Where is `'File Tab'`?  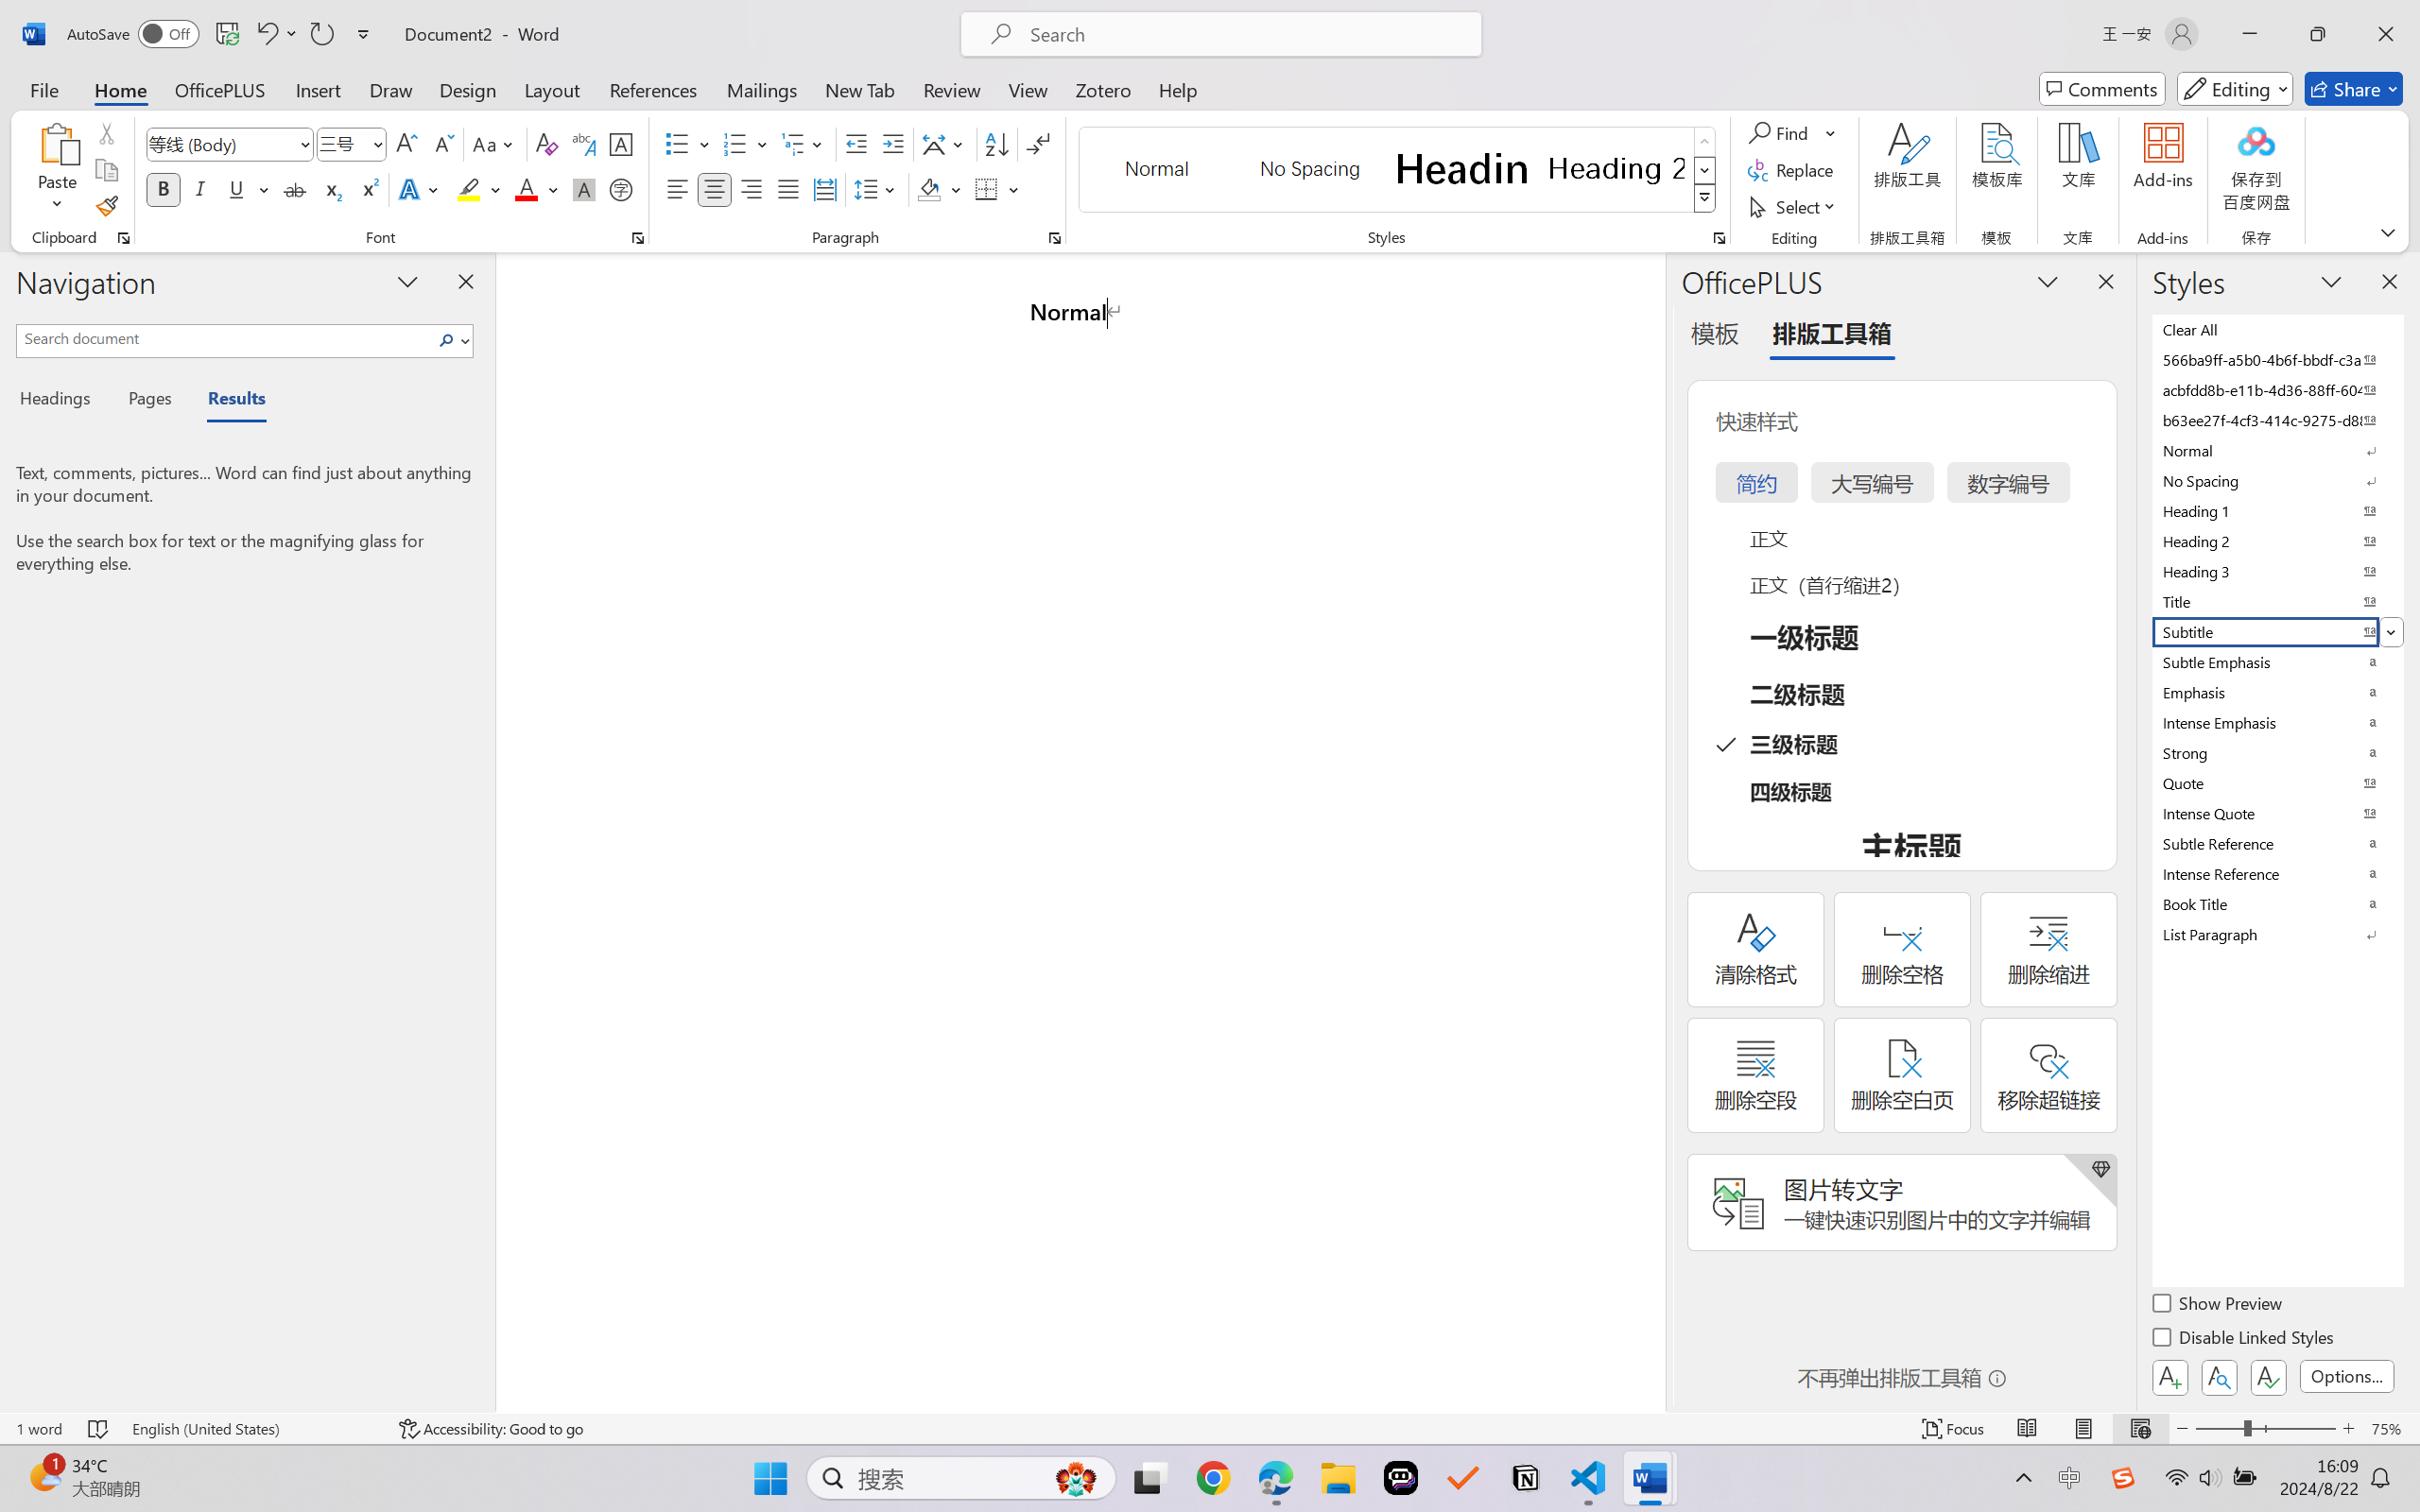
'File Tab' is located at coordinates (43, 88).